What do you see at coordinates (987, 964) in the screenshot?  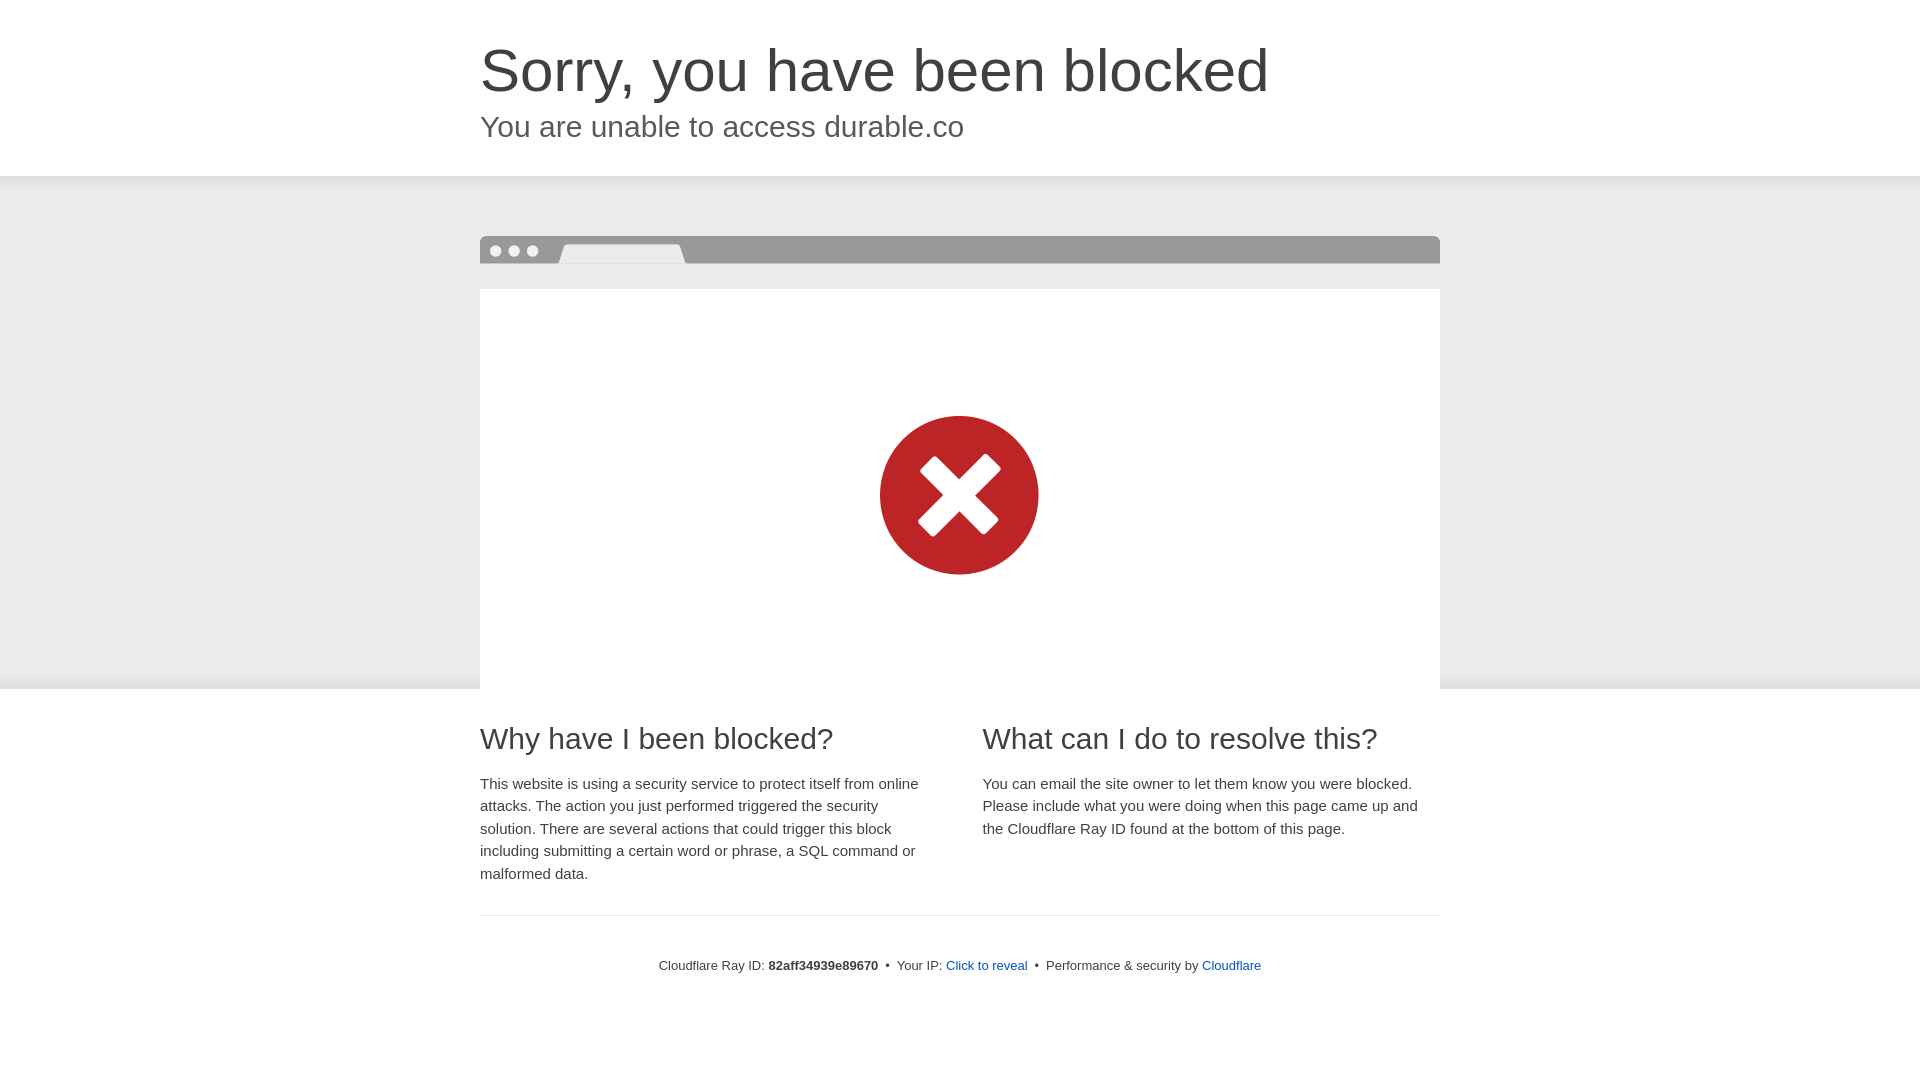 I see `'Click to reveal'` at bounding box center [987, 964].